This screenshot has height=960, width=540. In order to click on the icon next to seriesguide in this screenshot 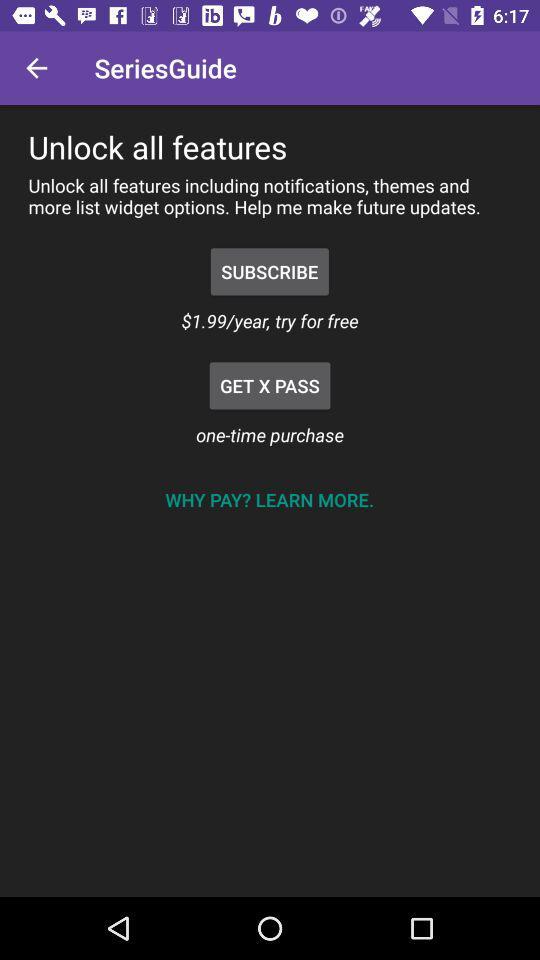, I will do `click(36, 68)`.